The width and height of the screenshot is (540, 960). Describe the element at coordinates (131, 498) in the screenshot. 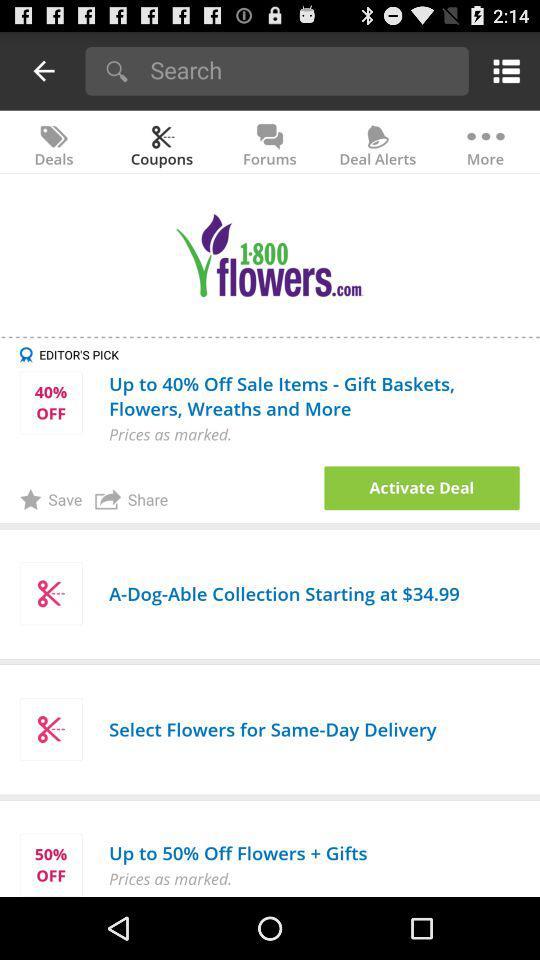

I see `the share item` at that location.